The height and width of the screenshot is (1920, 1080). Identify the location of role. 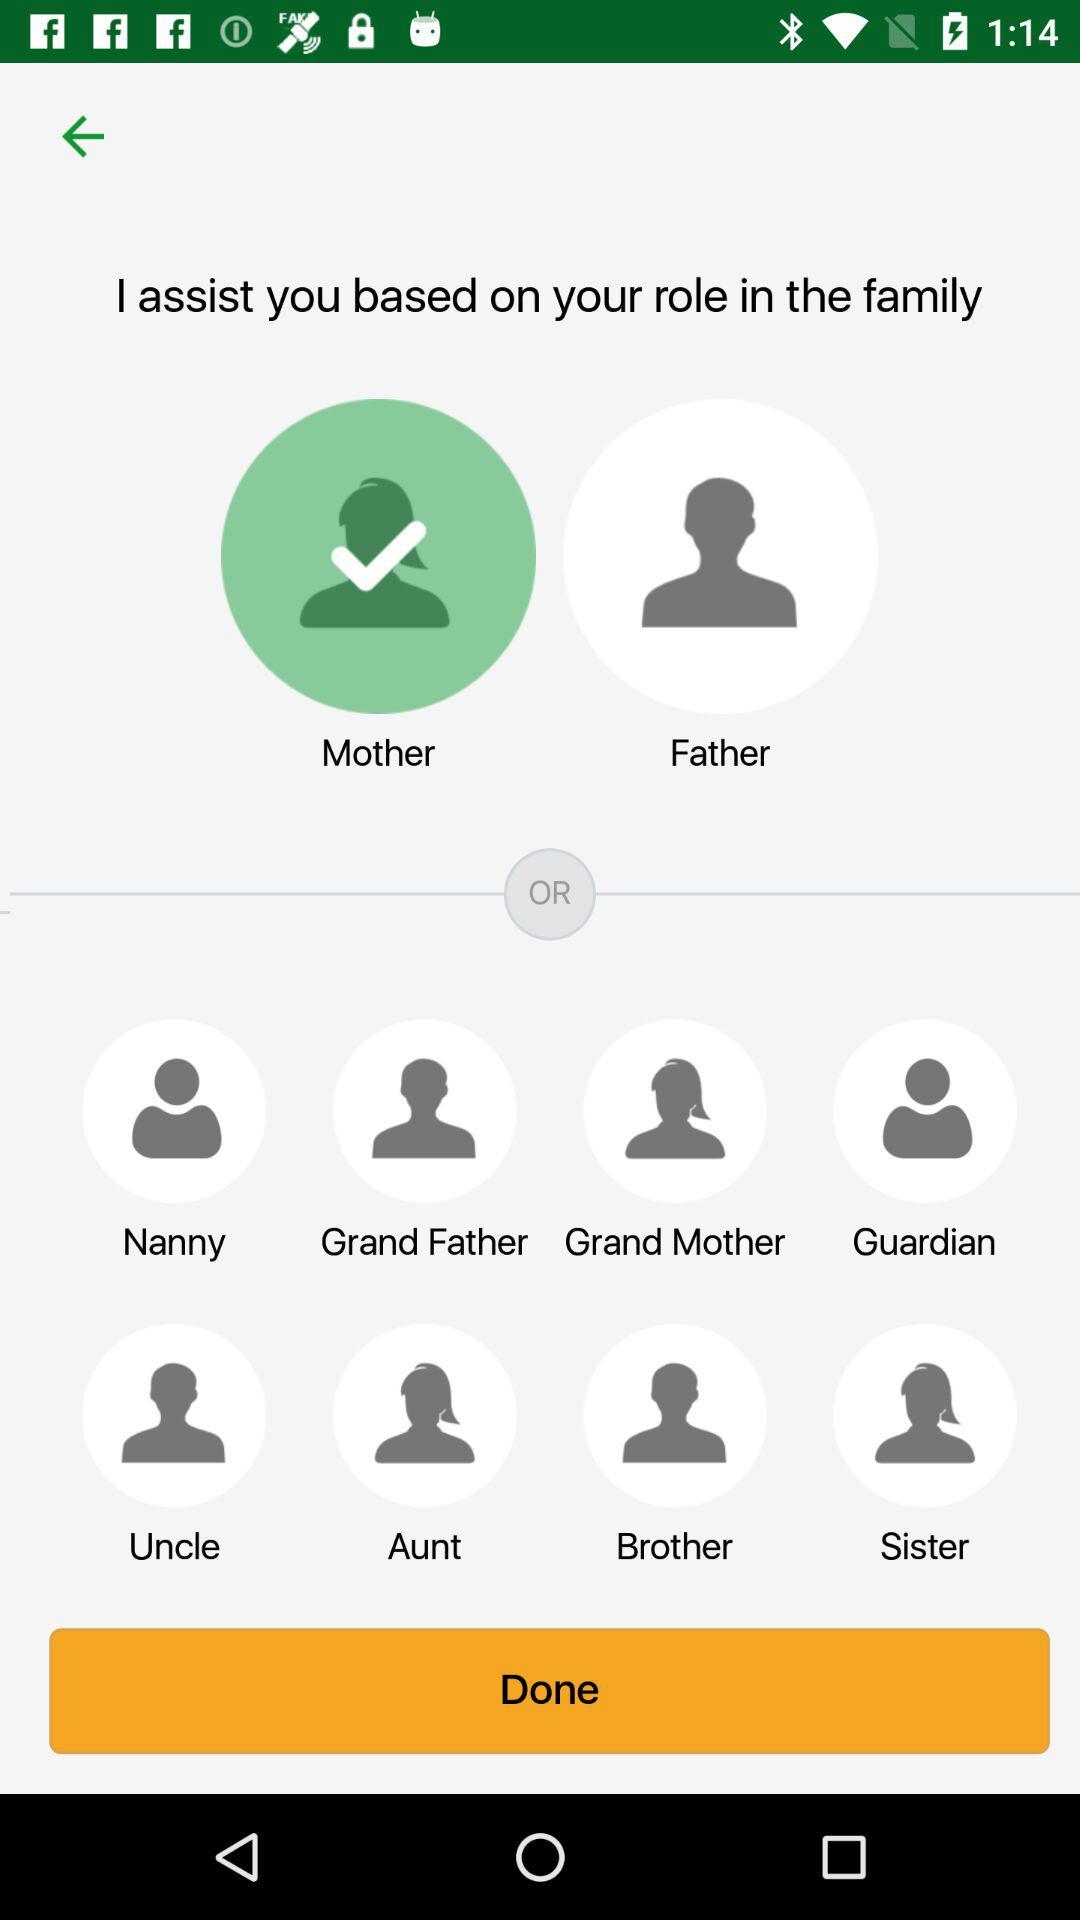
(665, 1110).